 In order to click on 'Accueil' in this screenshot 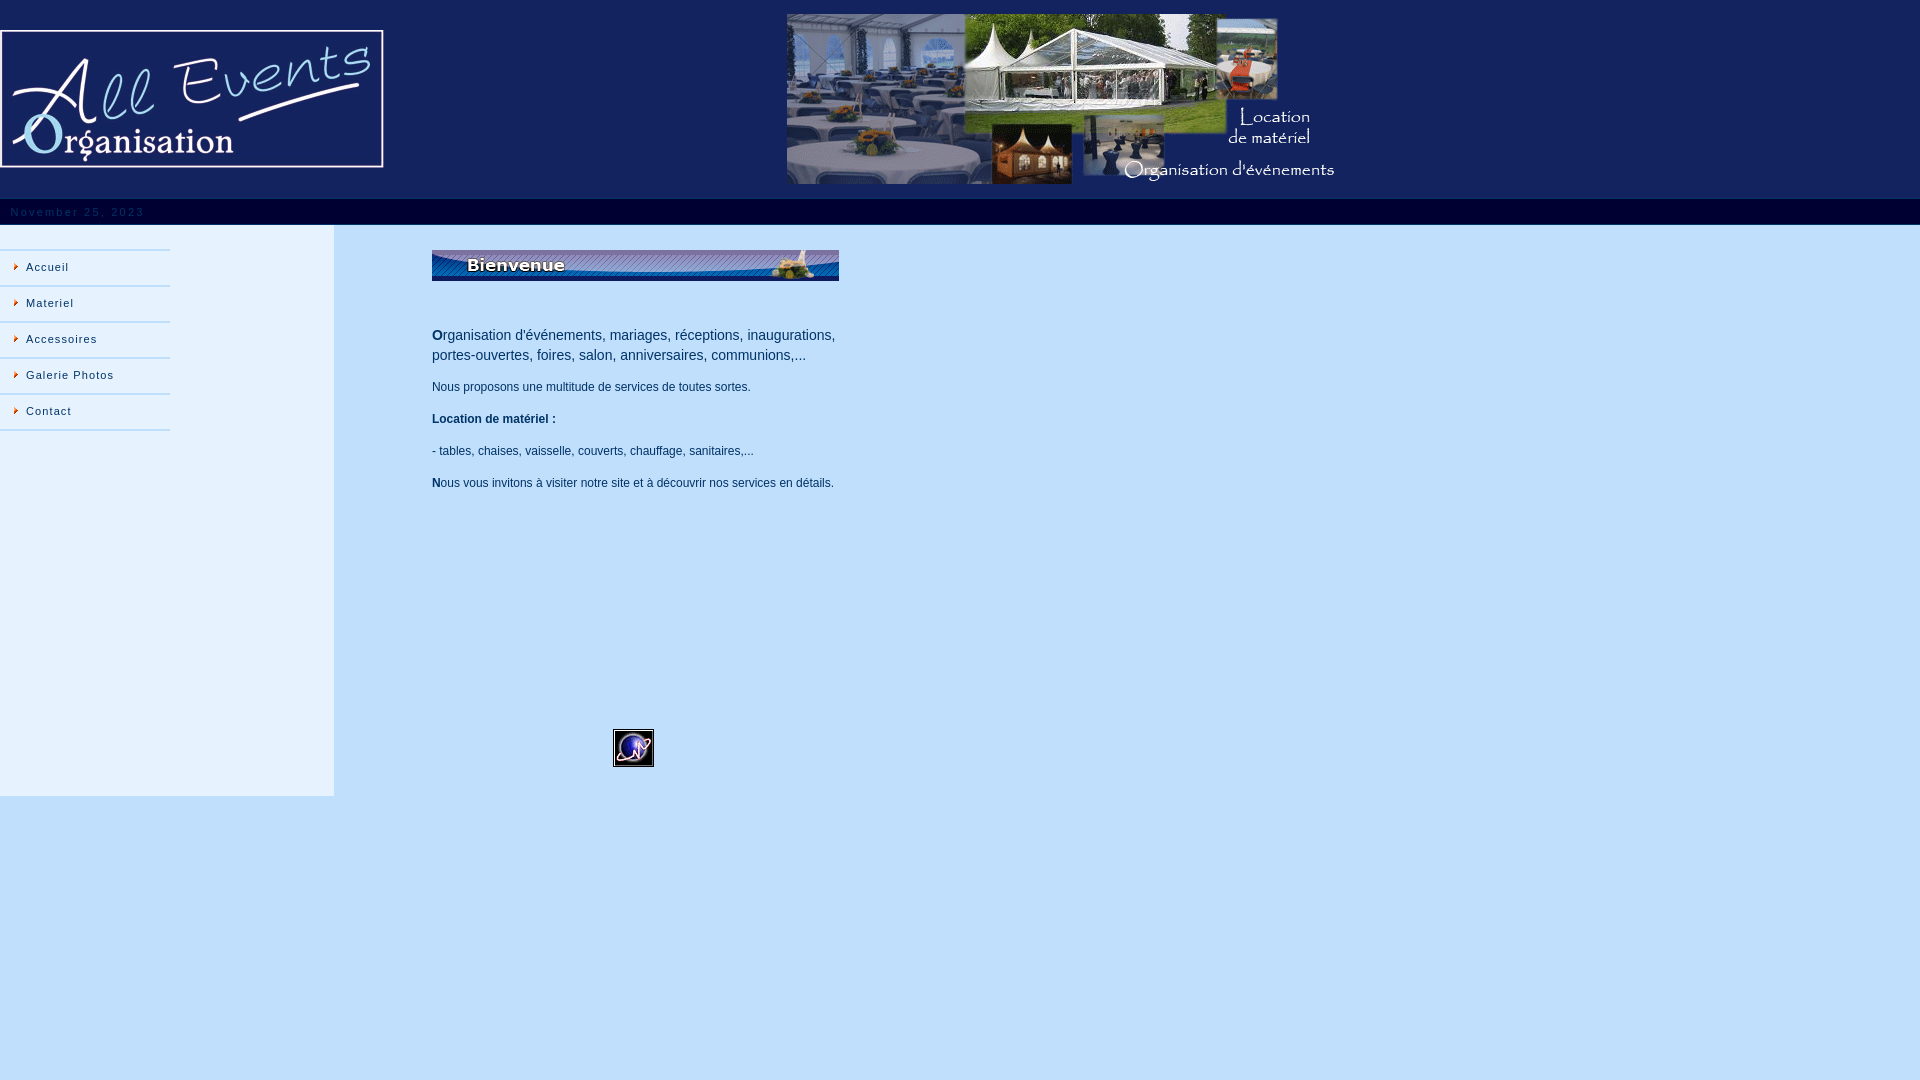, I will do `click(84, 266)`.